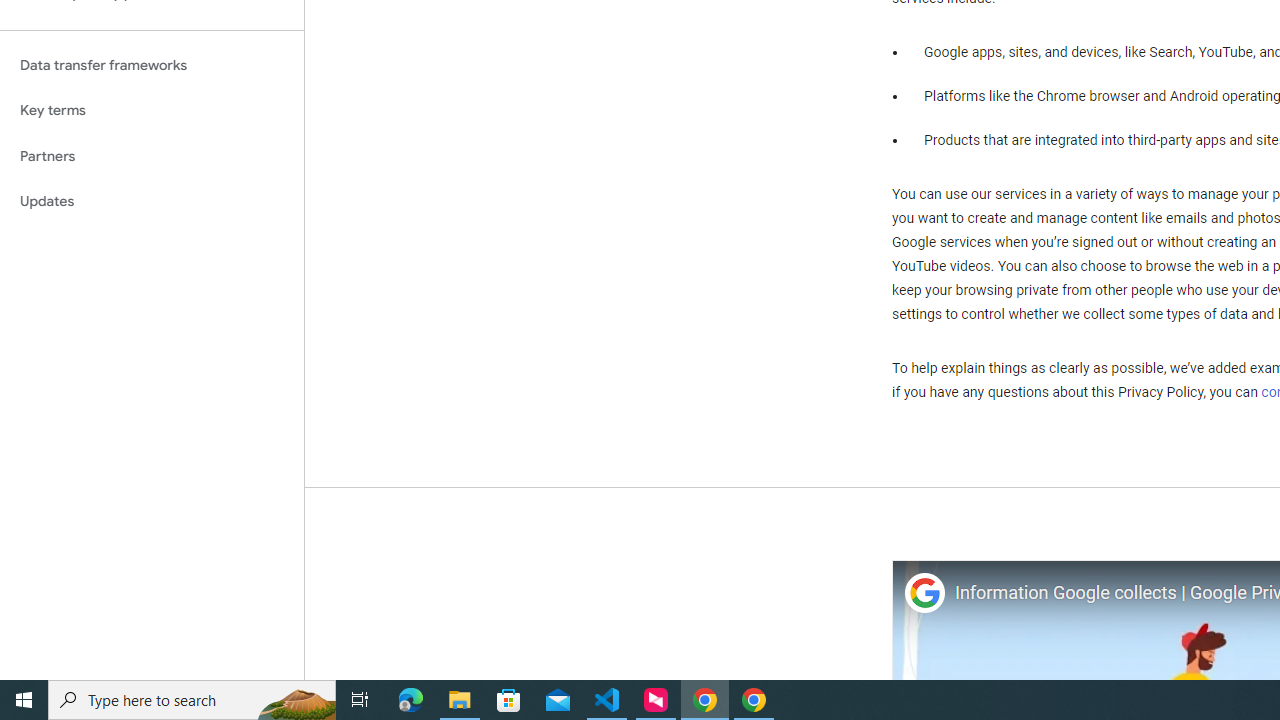  I want to click on 'Photo image of Google', so click(923, 592).